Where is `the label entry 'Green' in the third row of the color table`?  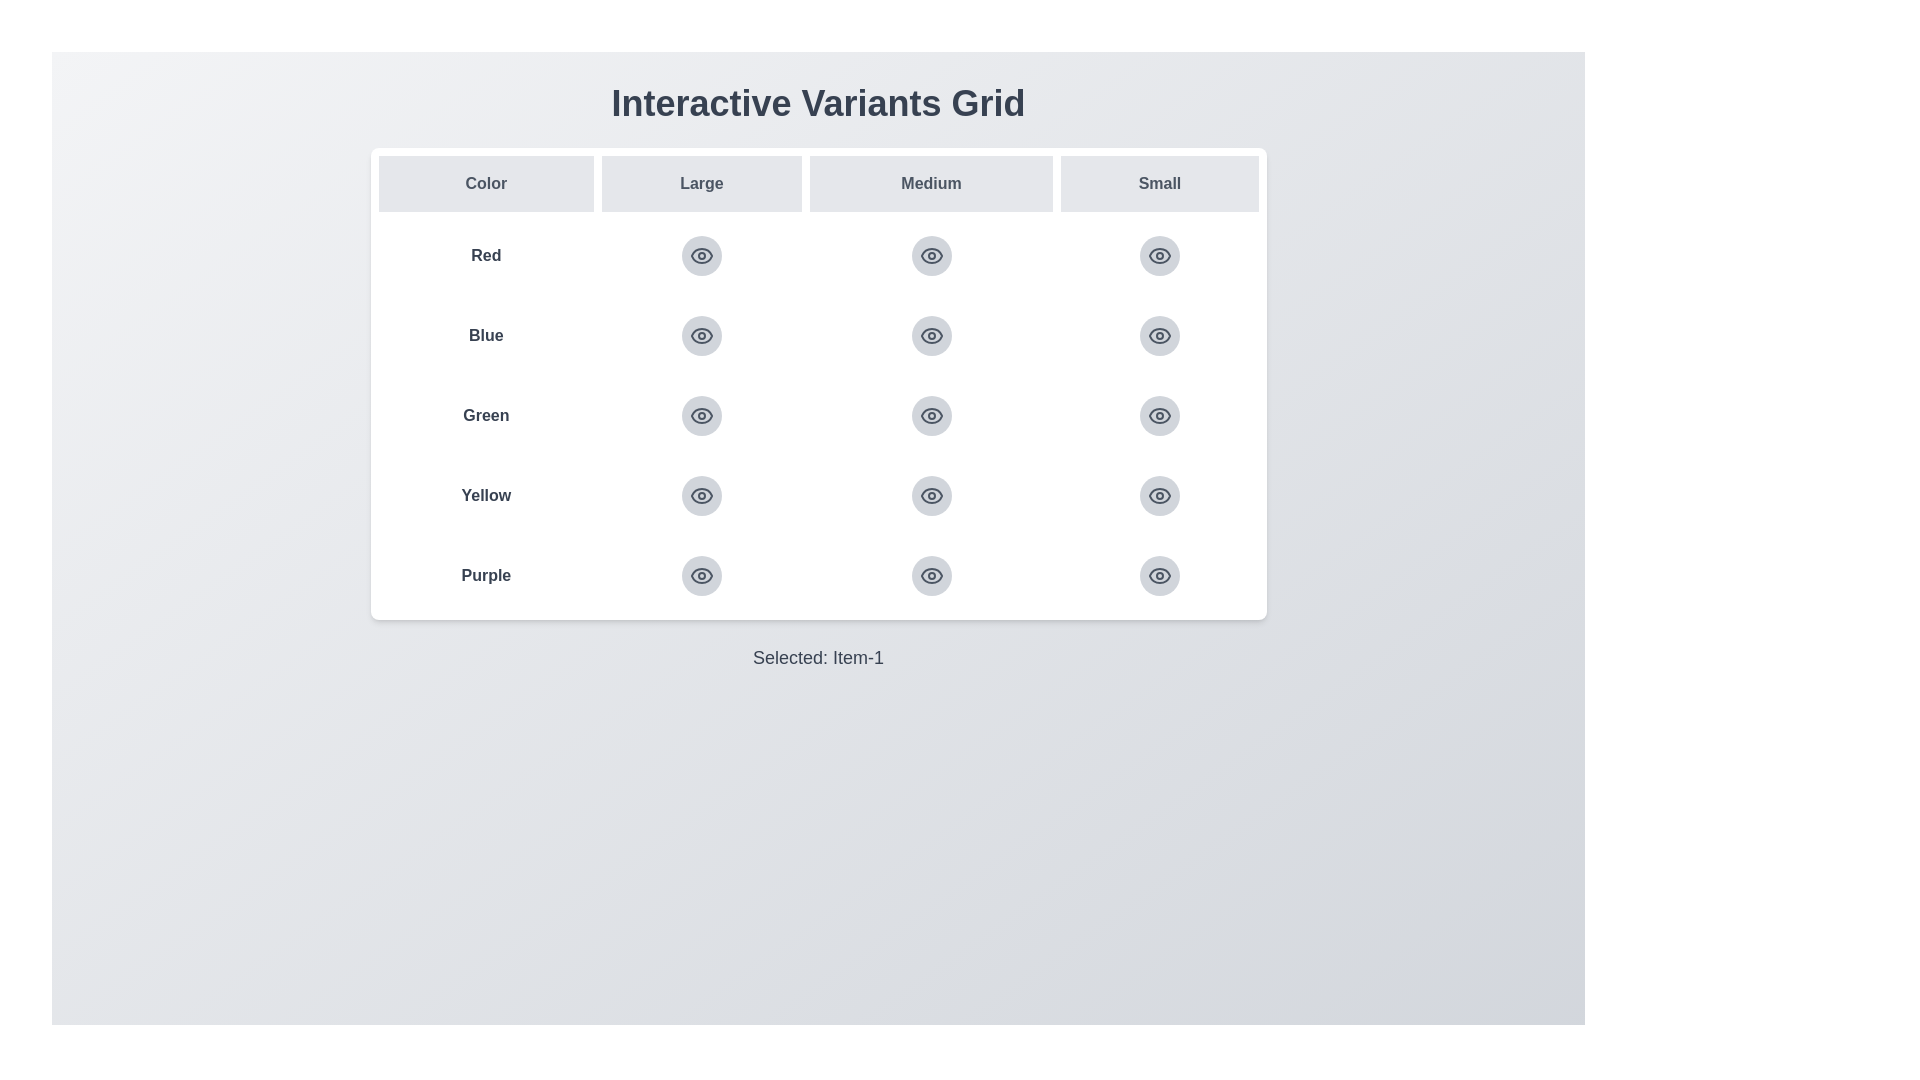
the label entry 'Green' in the third row of the color table is located at coordinates (818, 415).